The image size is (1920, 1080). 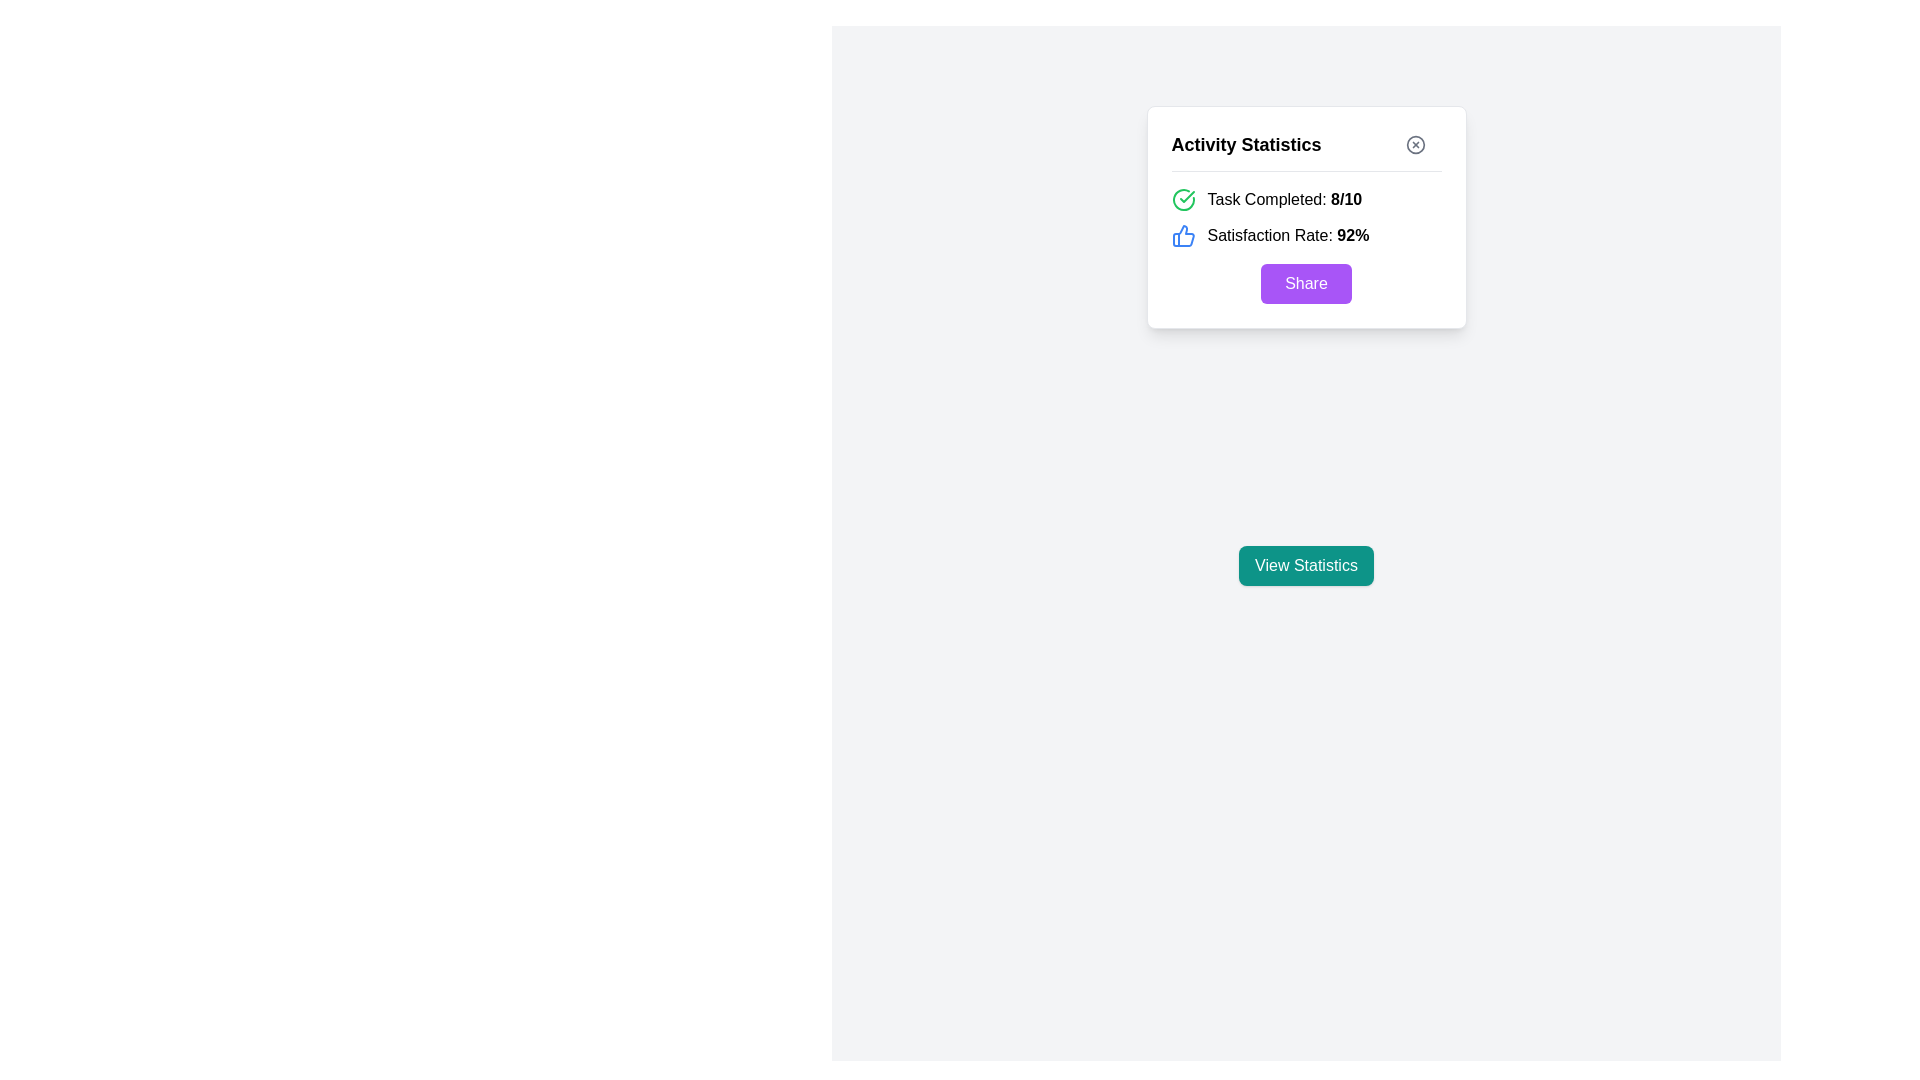 What do you see at coordinates (1420, 144) in the screenshot?
I see `the small gray circular close button with a white 'X' symbol located at the top-right corner of the 'Activity Statistics' panel` at bounding box center [1420, 144].